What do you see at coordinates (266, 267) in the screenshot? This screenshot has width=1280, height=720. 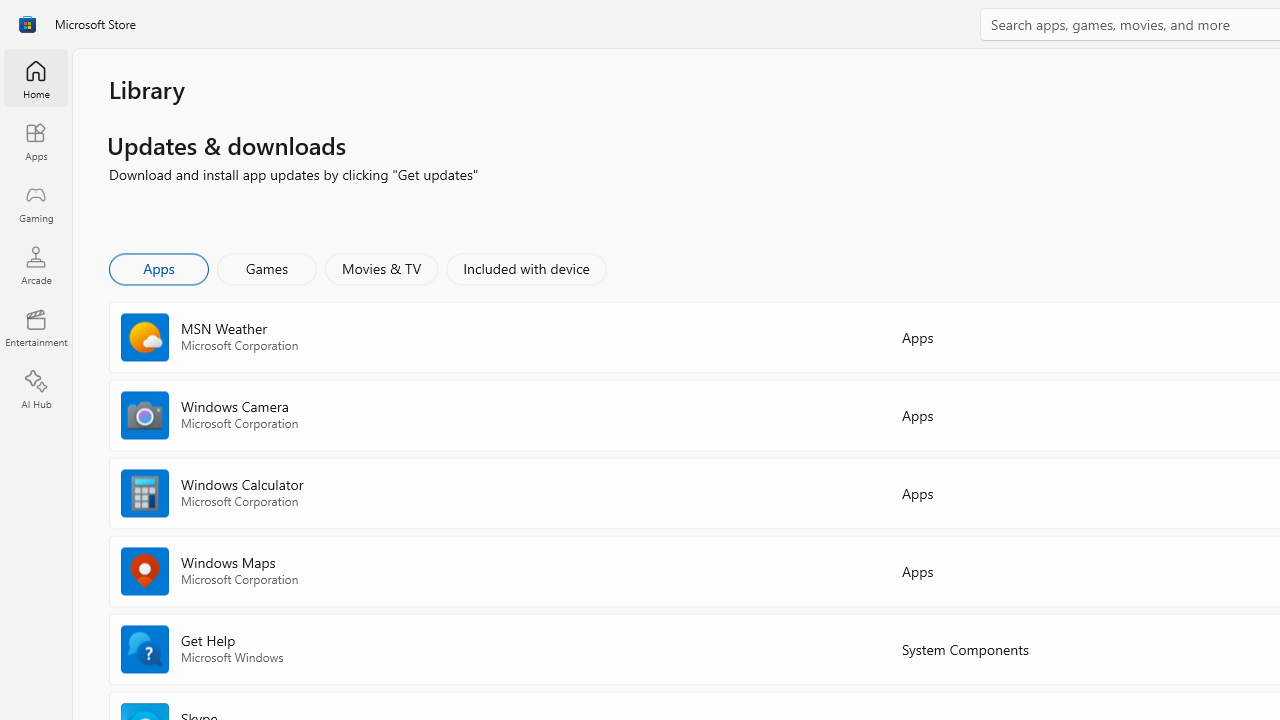 I see `'Games'` at bounding box center [266, 267].